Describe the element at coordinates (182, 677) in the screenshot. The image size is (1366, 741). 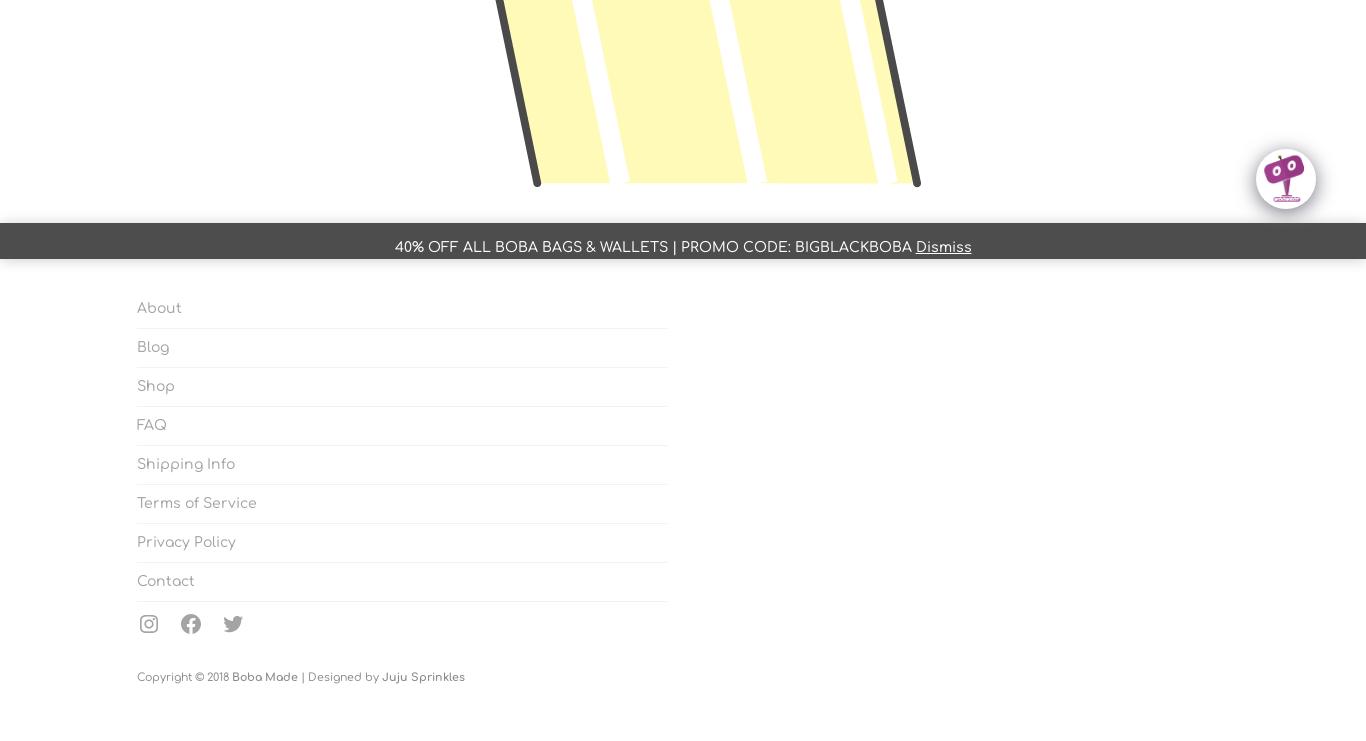
I see `'Copyright © 2018'` at that location.